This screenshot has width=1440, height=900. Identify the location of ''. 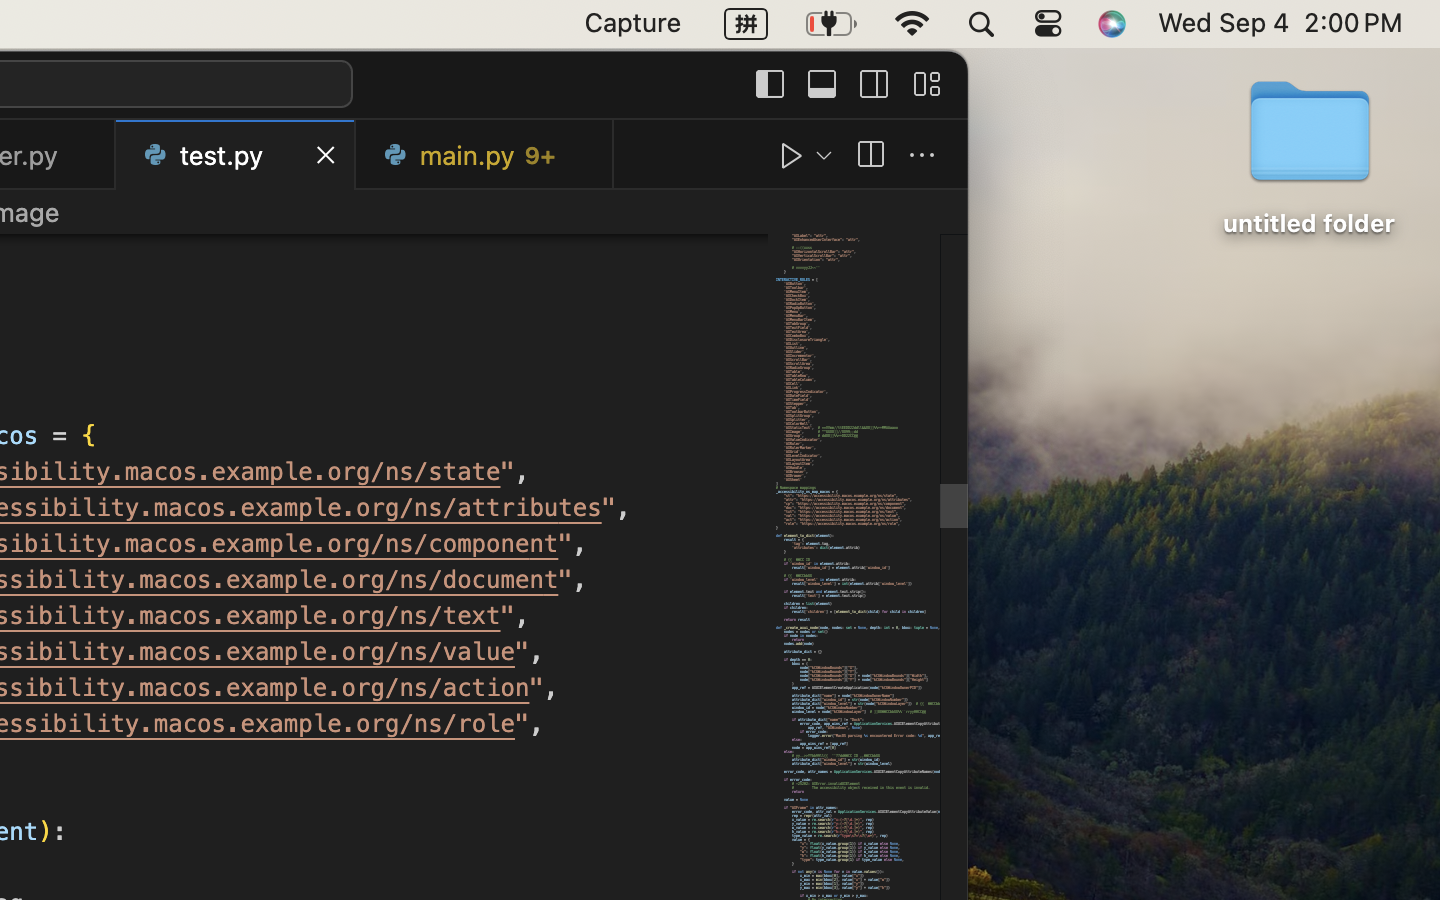
(869, 155).